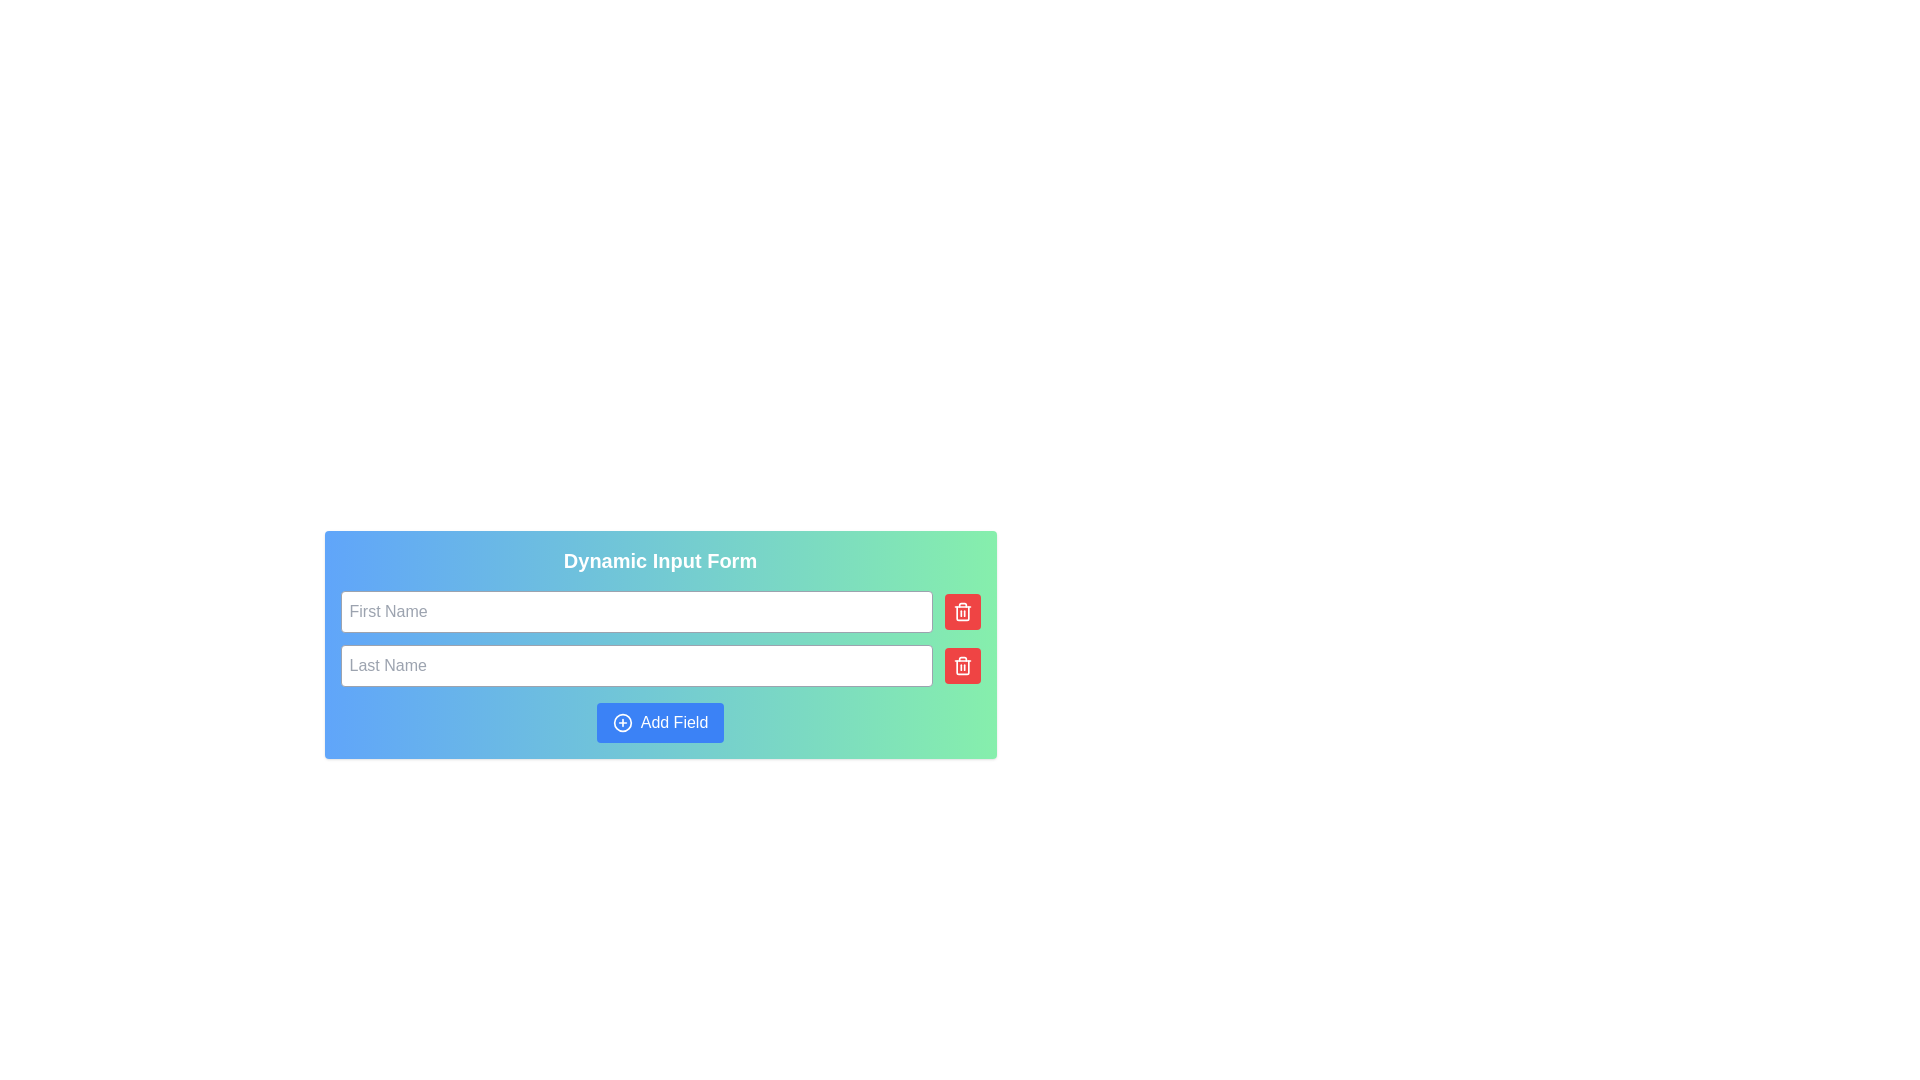  Describe the element at coordinates (962, 611) in the screenshot. I see `the trash bin icon located within the delete button of the second row in the form` at that location.